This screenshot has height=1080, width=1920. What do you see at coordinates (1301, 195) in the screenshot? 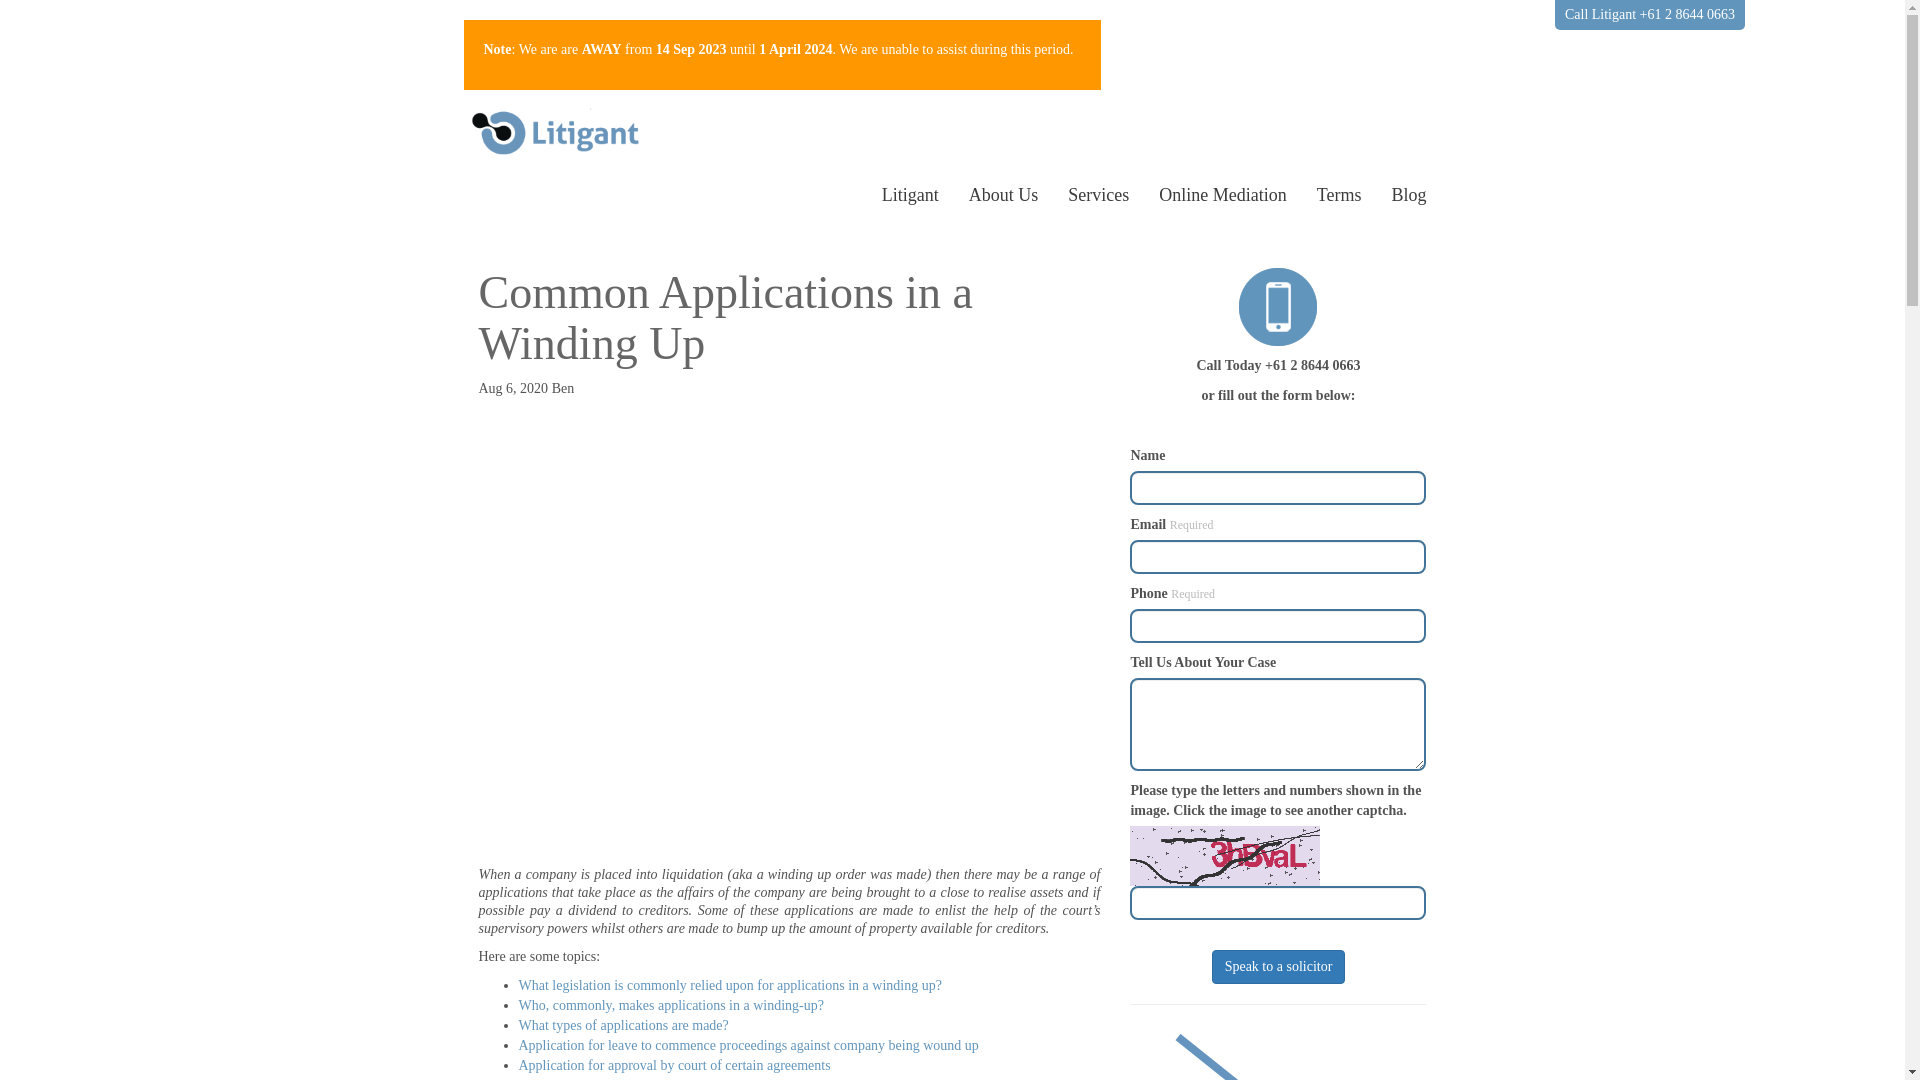
I see `'Terms'` at bounding box center [1301, 195].